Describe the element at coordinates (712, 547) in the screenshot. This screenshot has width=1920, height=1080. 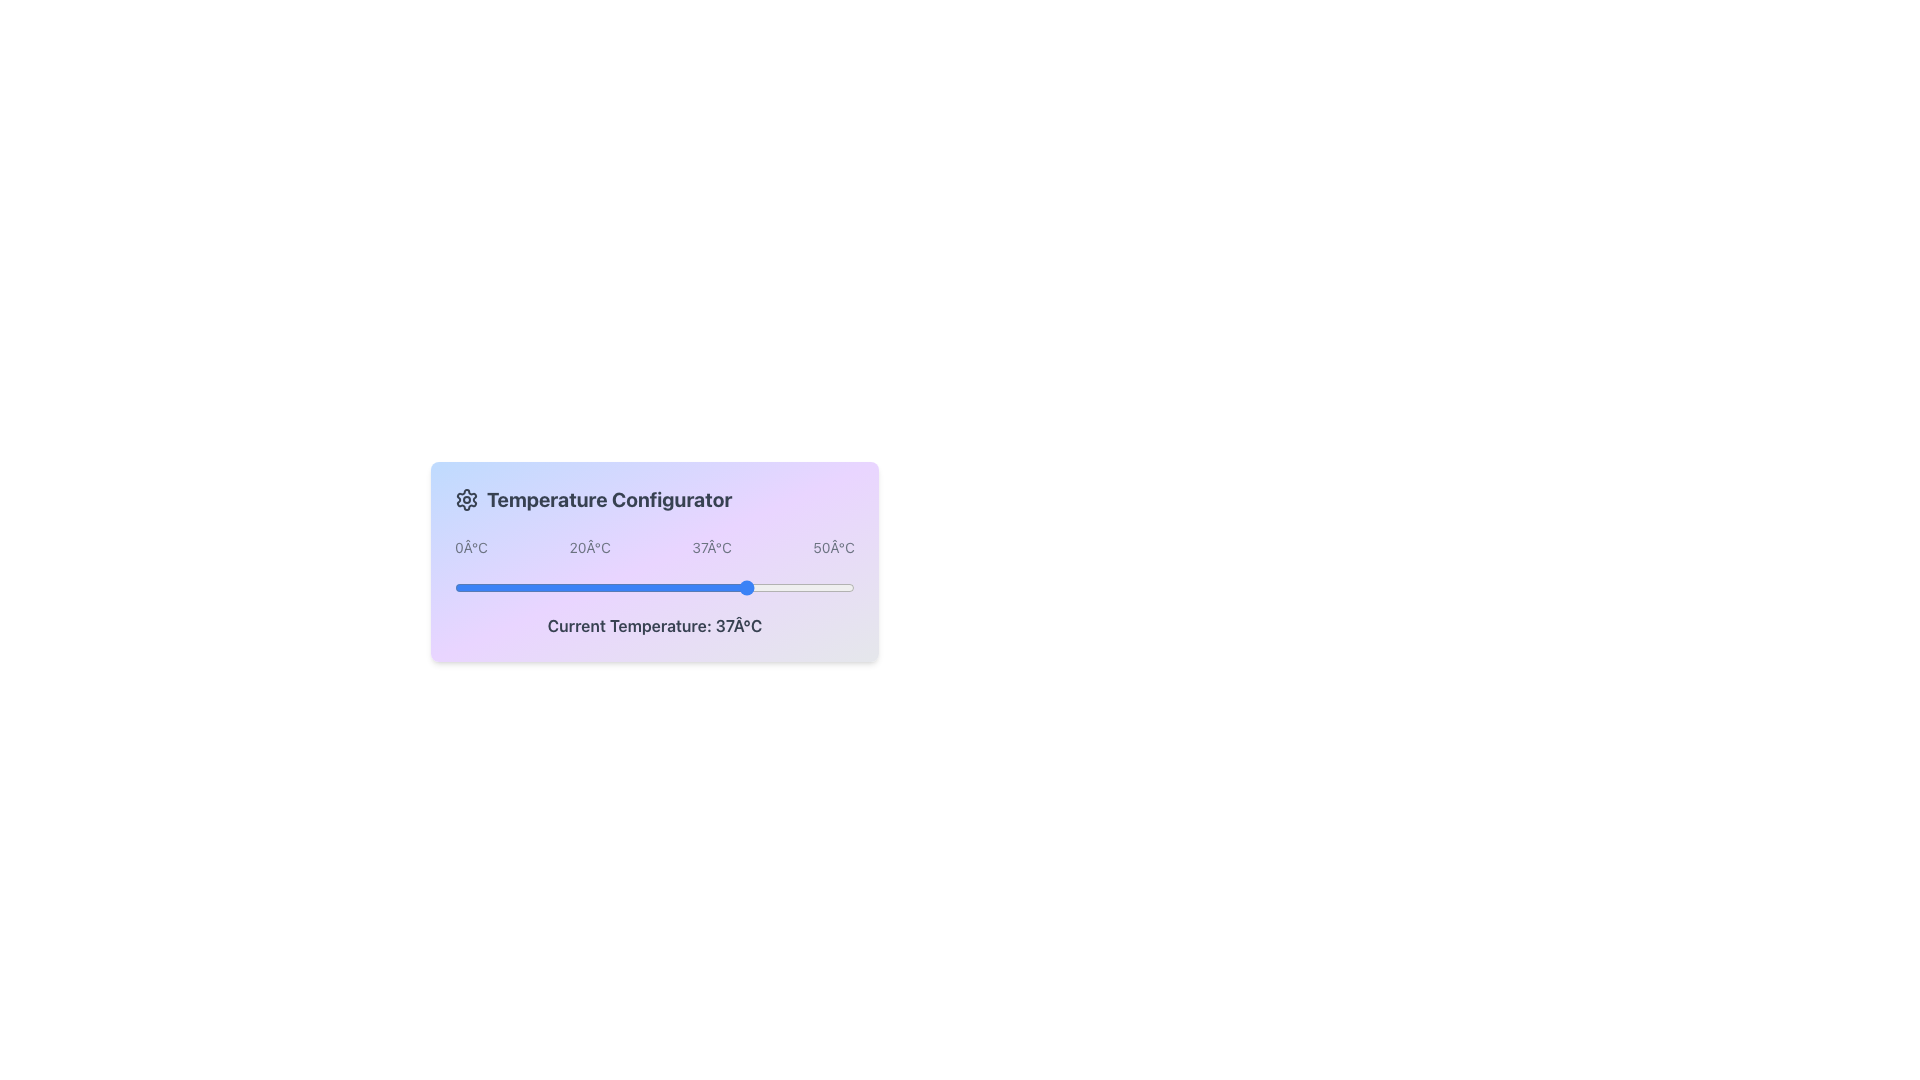
I see `the static text label displaying '37Â°C', which is styled in gray font and is the third temperature label within a group of four labels above the 'Temperature Configurator' slider` at that location.